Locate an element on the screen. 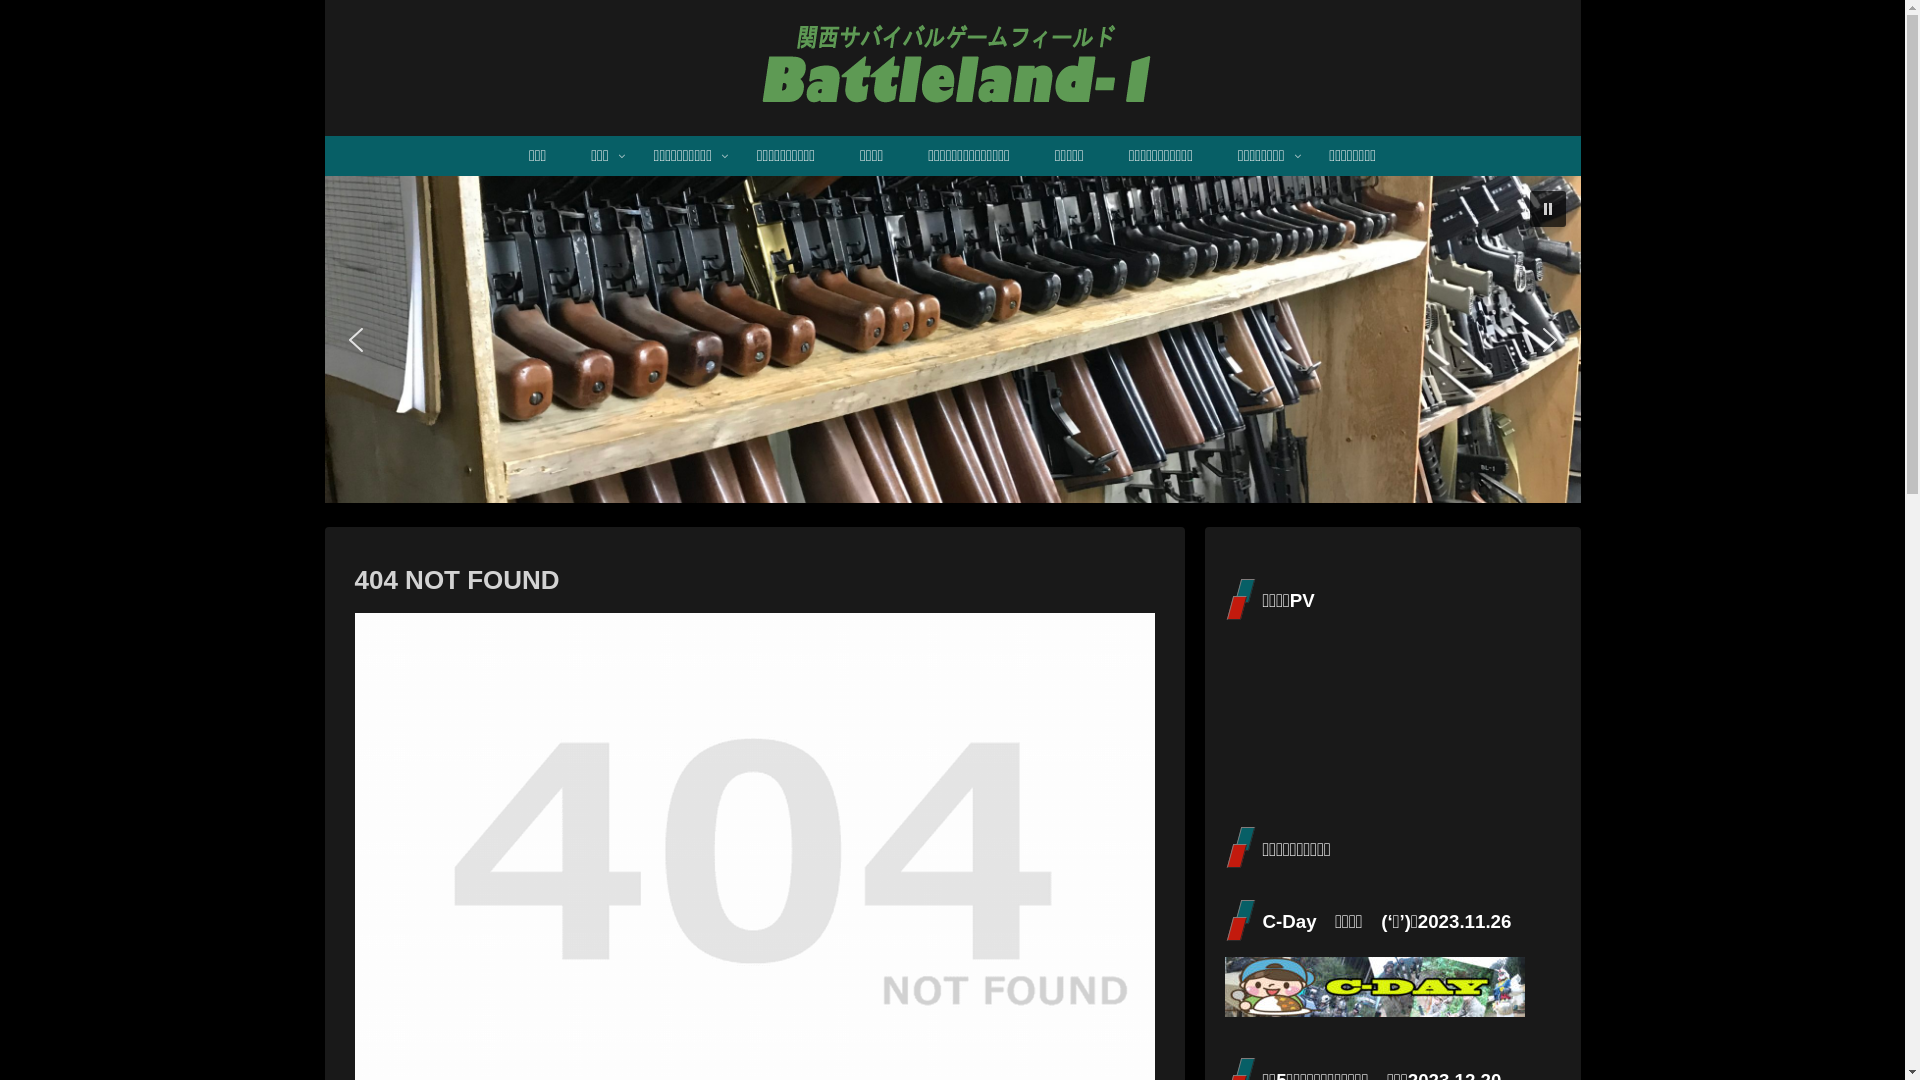 This screenshot has height=1080, width=1920. 'YouTube video player' is located at coordinates (1372, 709).